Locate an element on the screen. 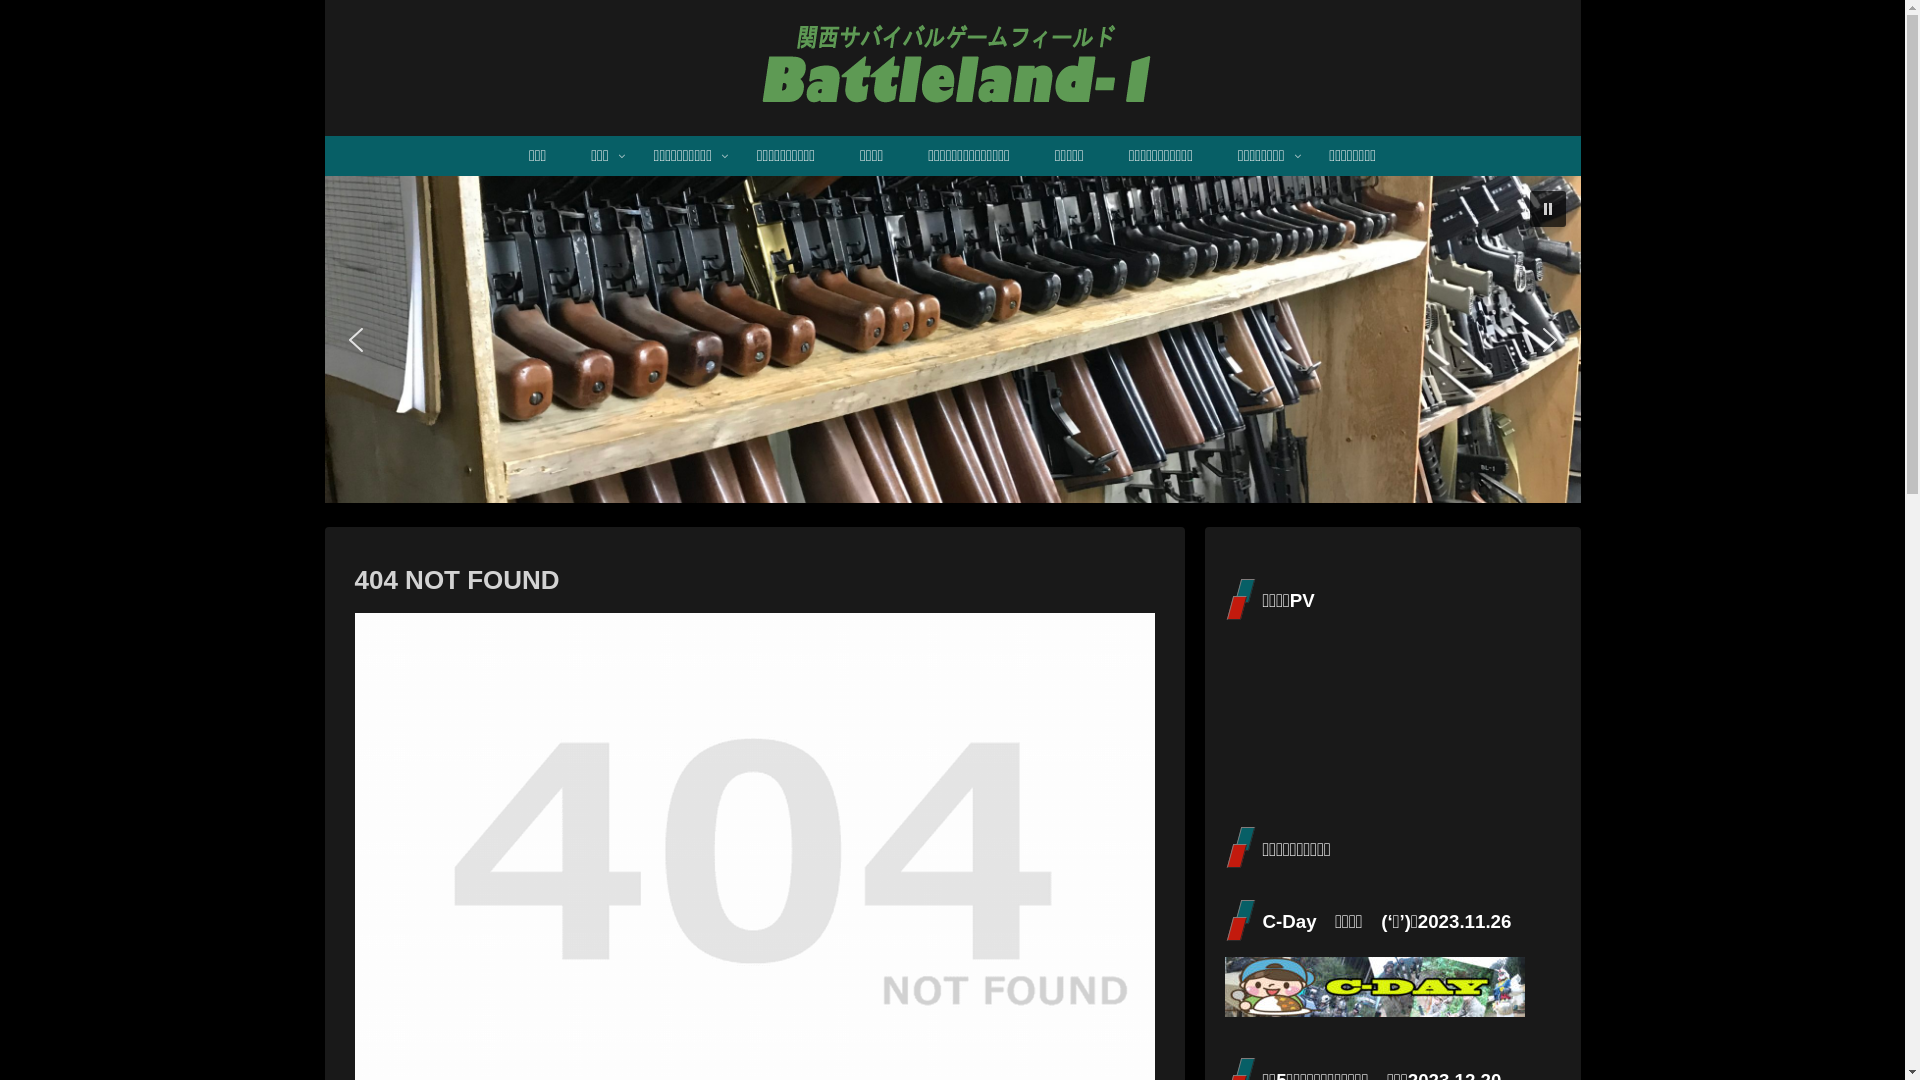 This screenshot has height=1080, width=1920. 'YouTube video player' is located at coordinates (1372, 709).